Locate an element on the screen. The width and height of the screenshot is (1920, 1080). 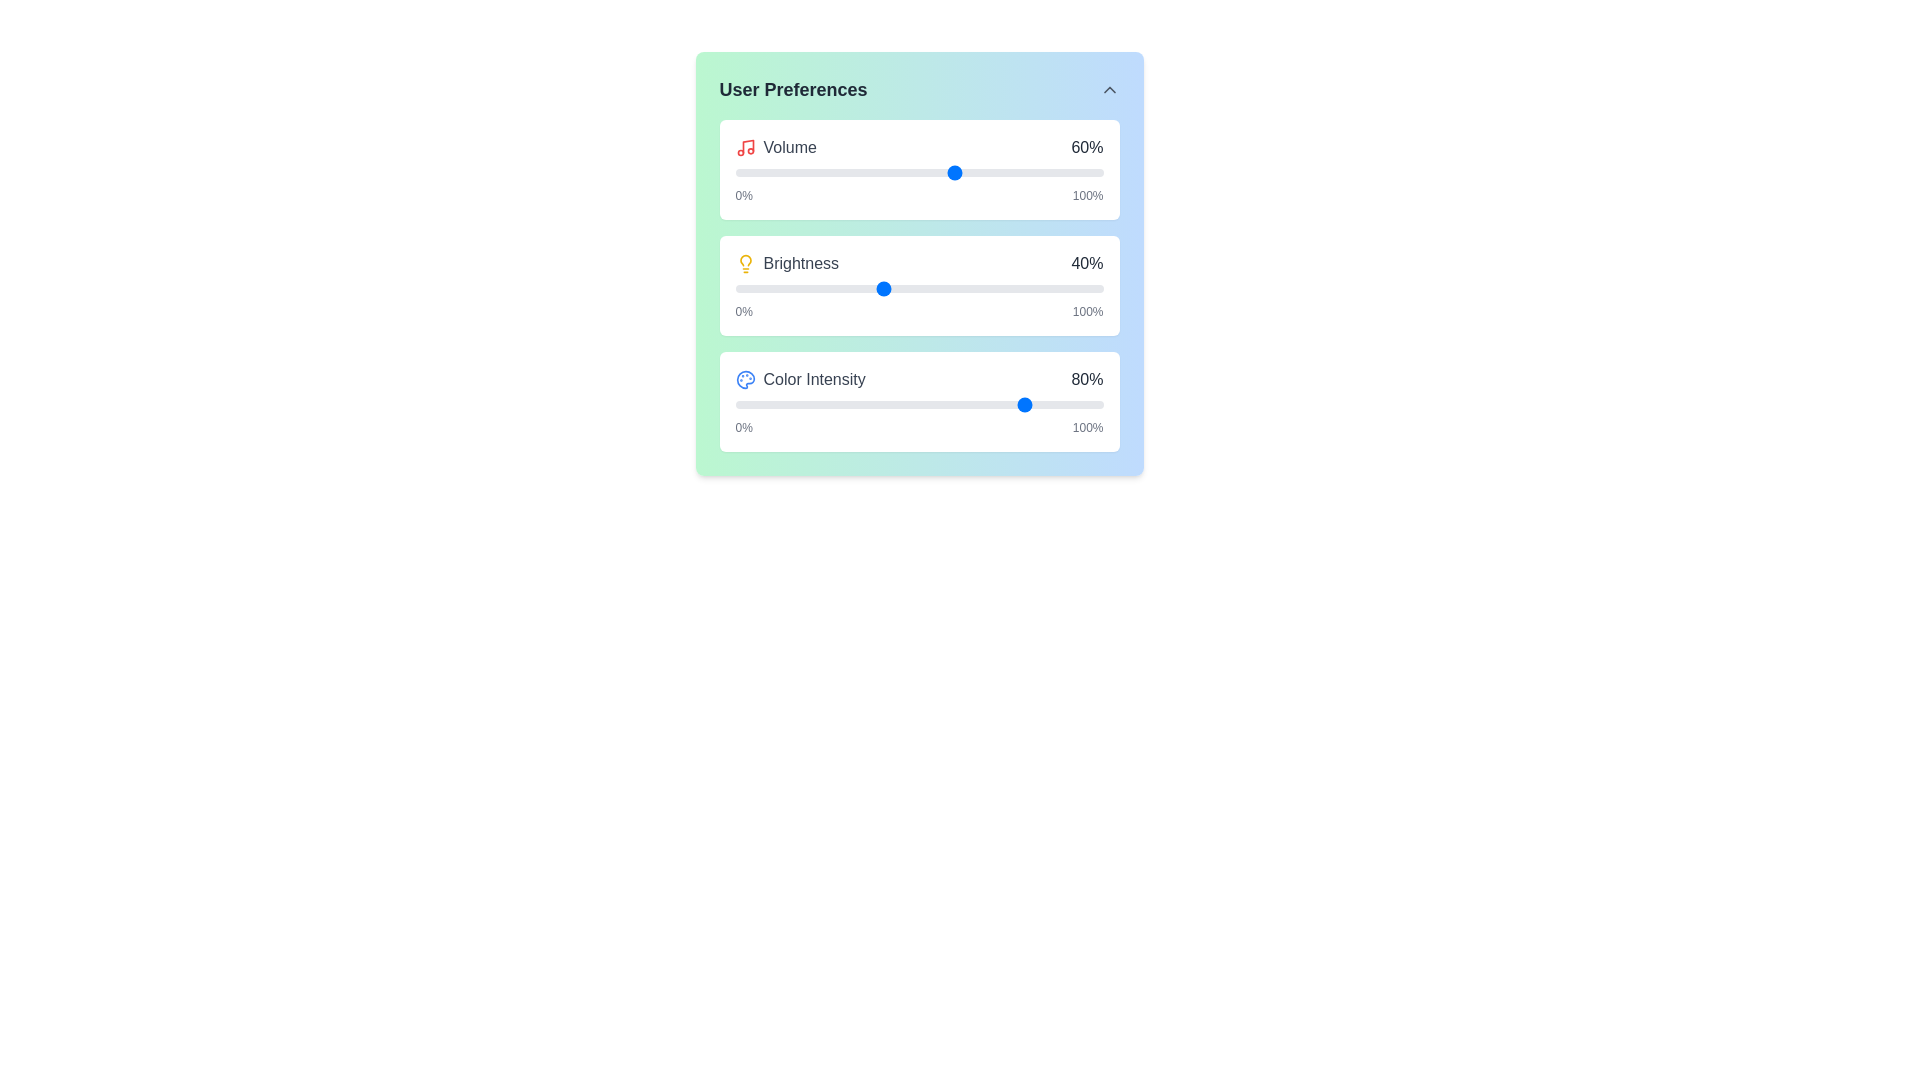
the volume is located at coordinates (896, 172).